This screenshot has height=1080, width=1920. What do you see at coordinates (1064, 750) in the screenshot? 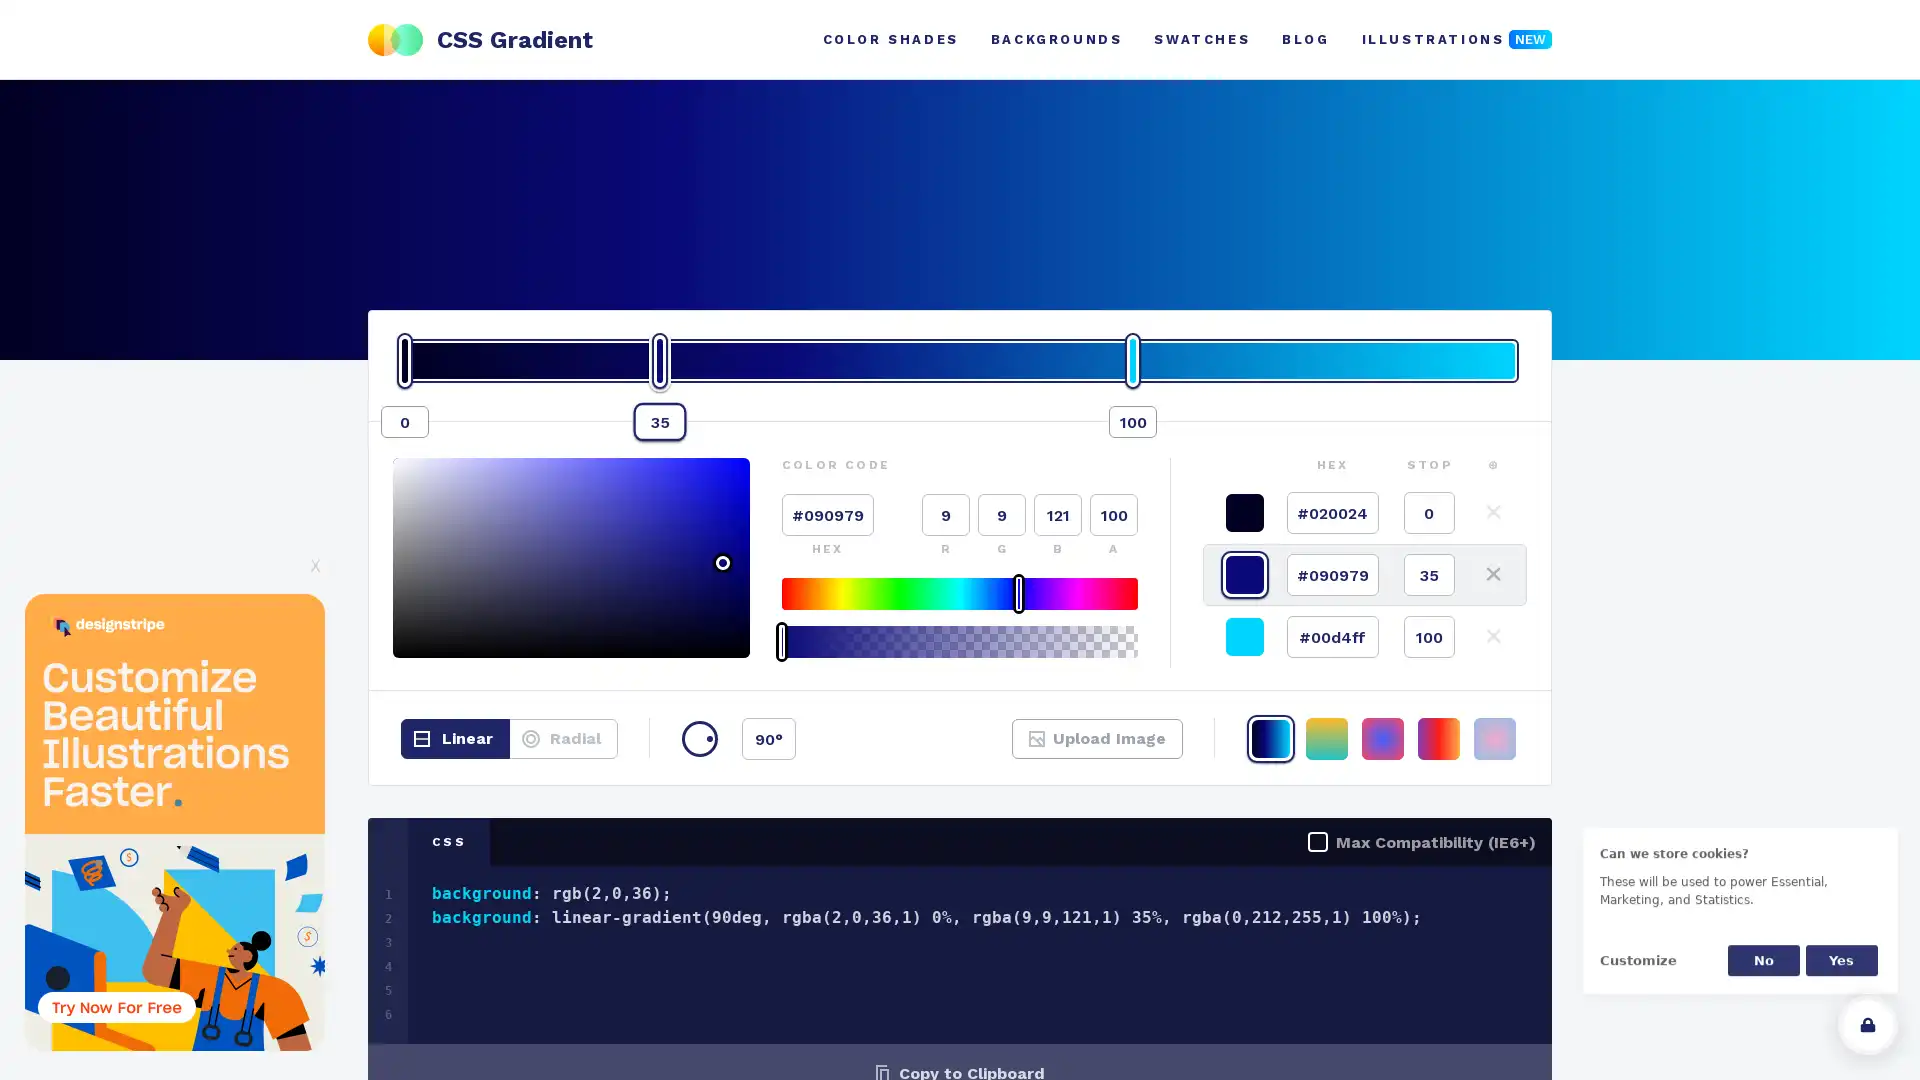
I see `Choose File` at bounding box center [1064, 750].